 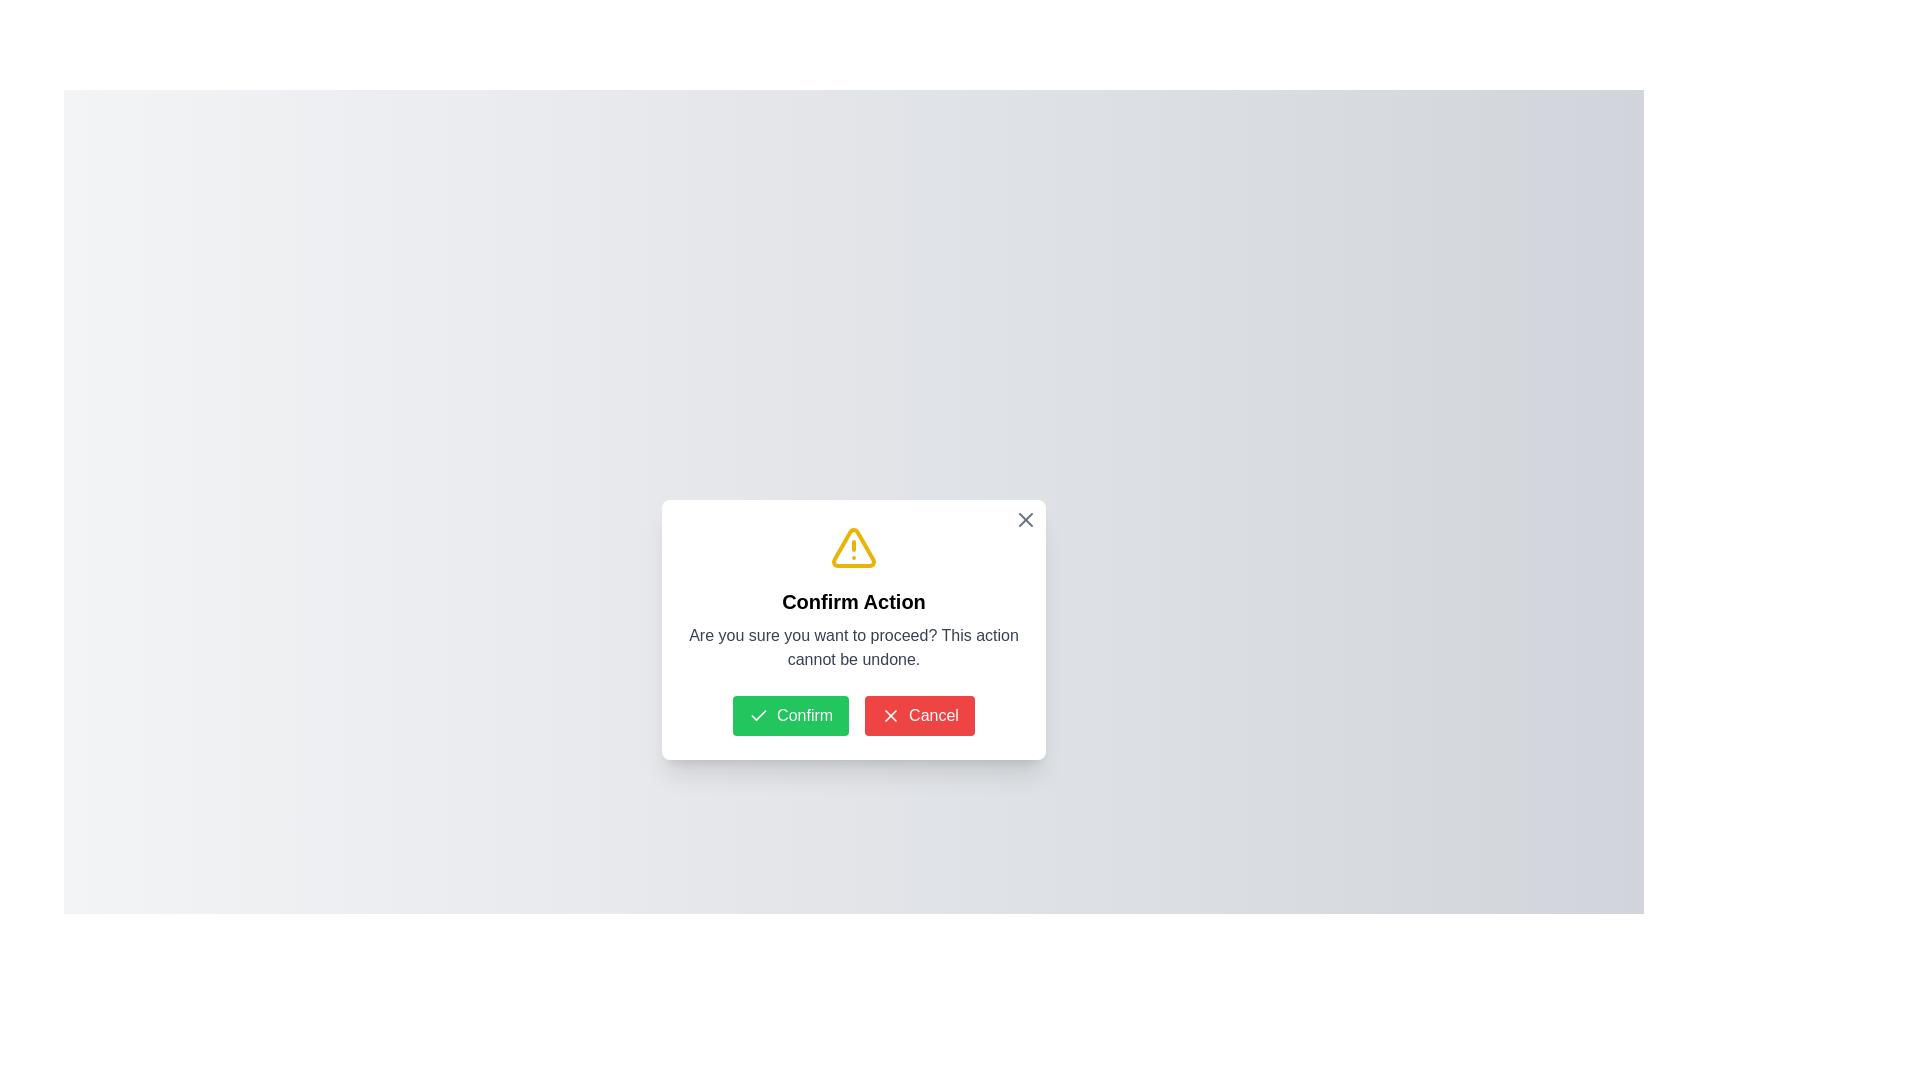 I want to click on the 'Confirm' button which contains a checkmark icon, located in the bottom-left side of a modal dialog, so click(x=758, y=715).